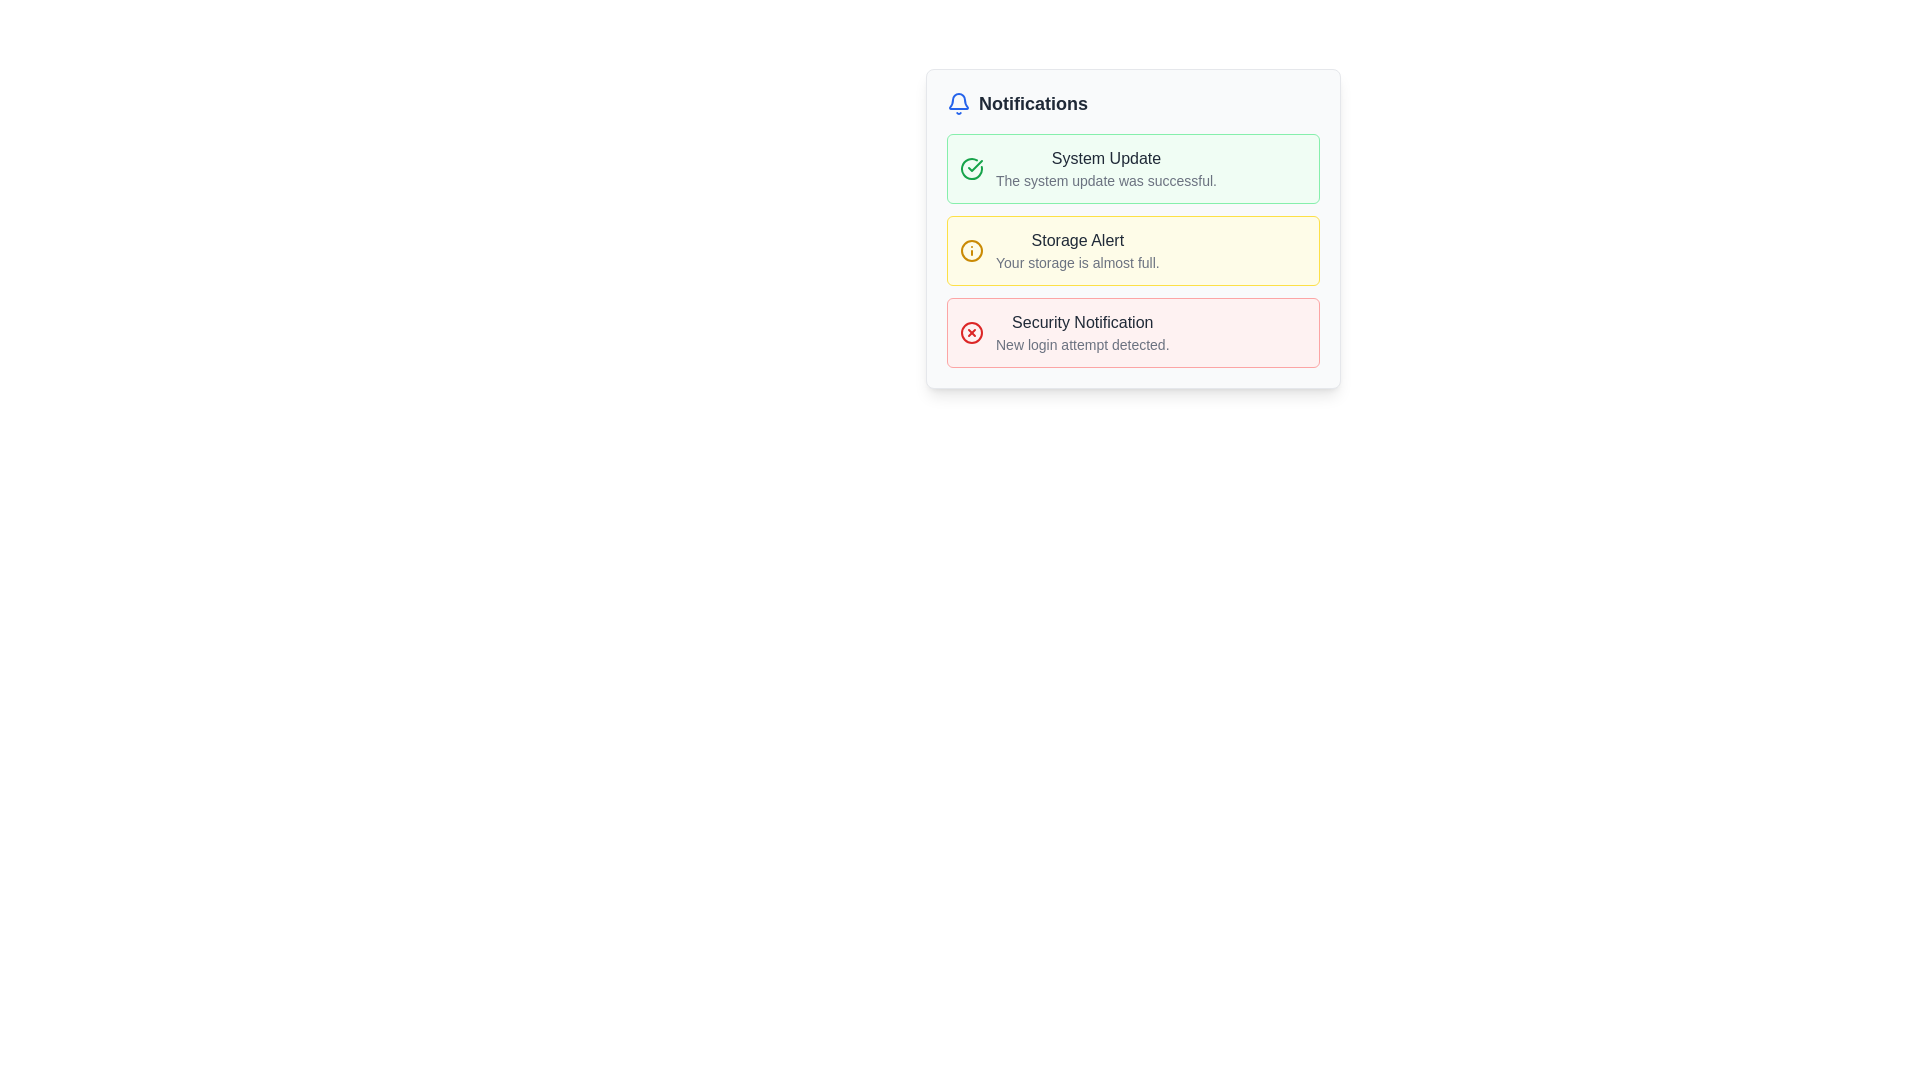 The width and height of the screenshot is (1920, 1080). Describe the element at coordinates (1133, 273) in the screenshot. I see `the notification panel labeled 'Notifications' to interact with individual alerts for further details` at that location.